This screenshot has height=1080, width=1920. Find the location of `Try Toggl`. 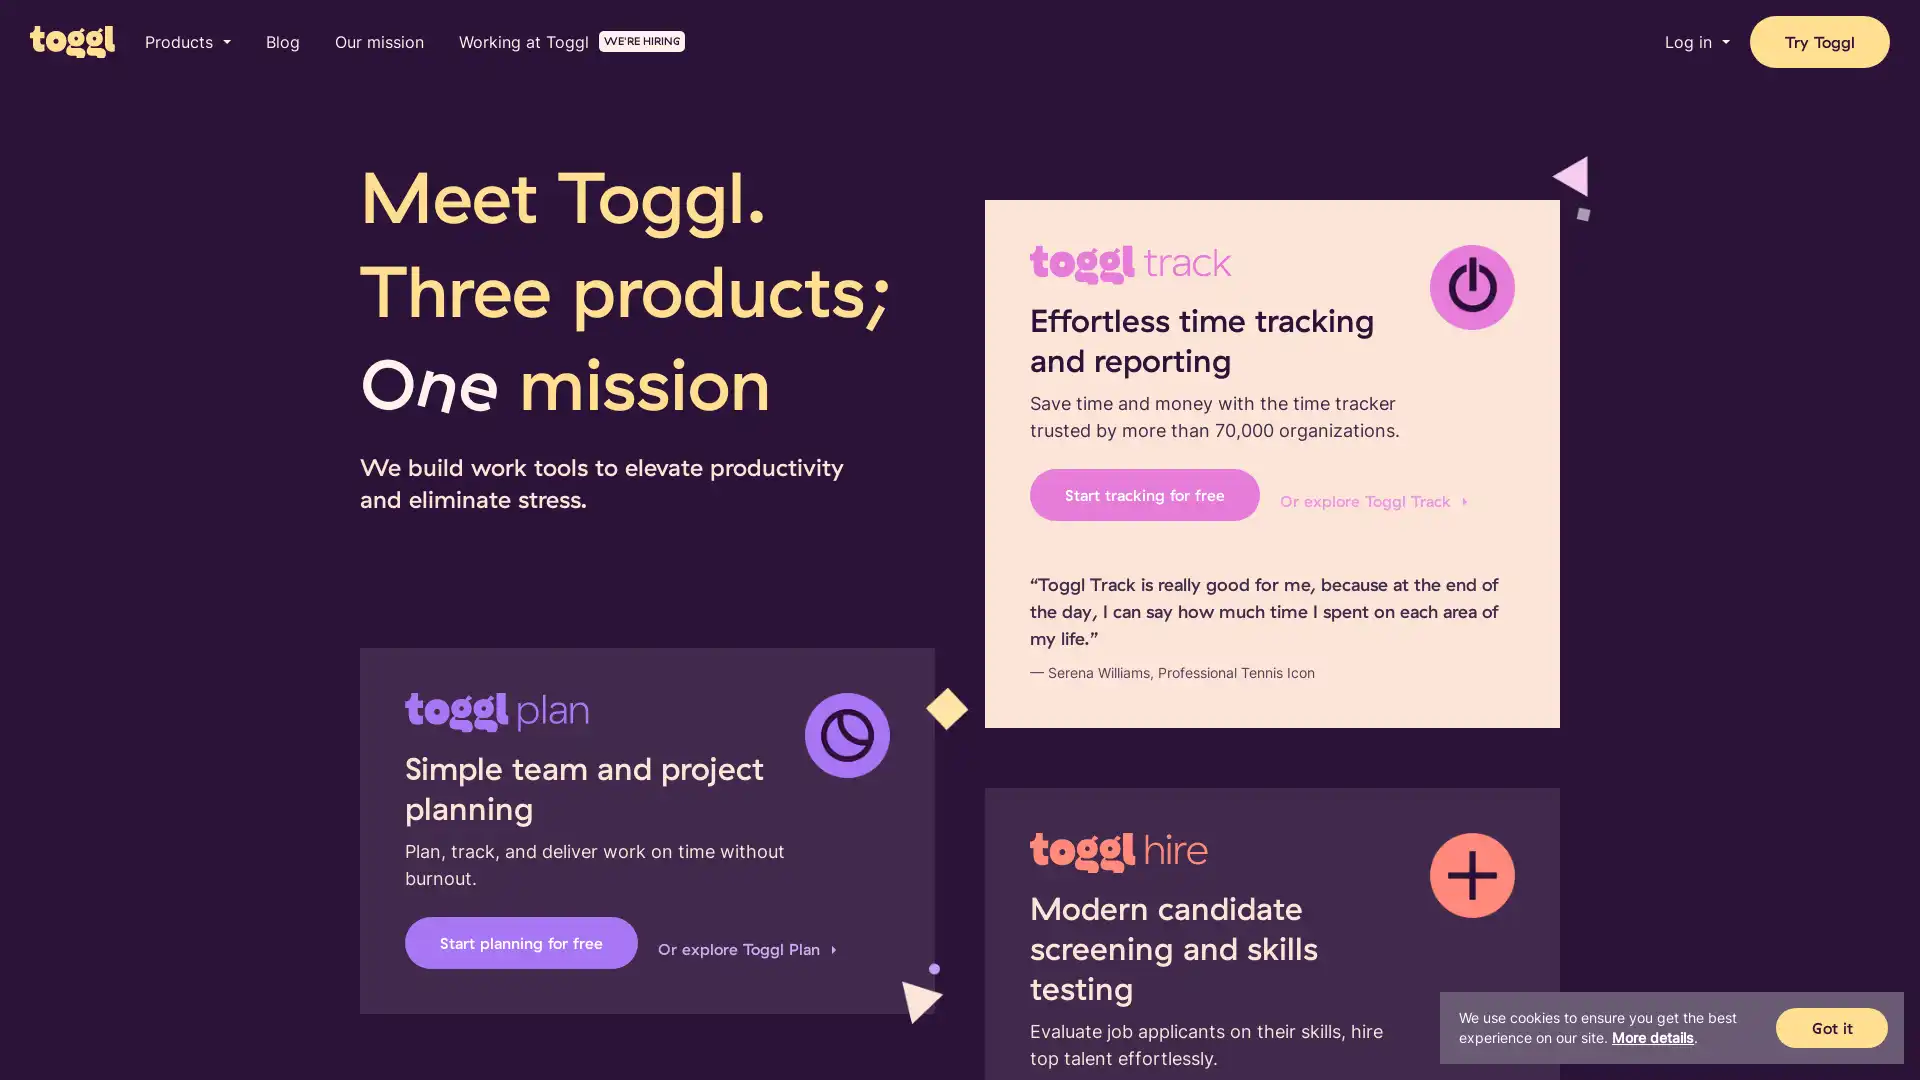

Try Toggl is located at coordinates (1819, 42).